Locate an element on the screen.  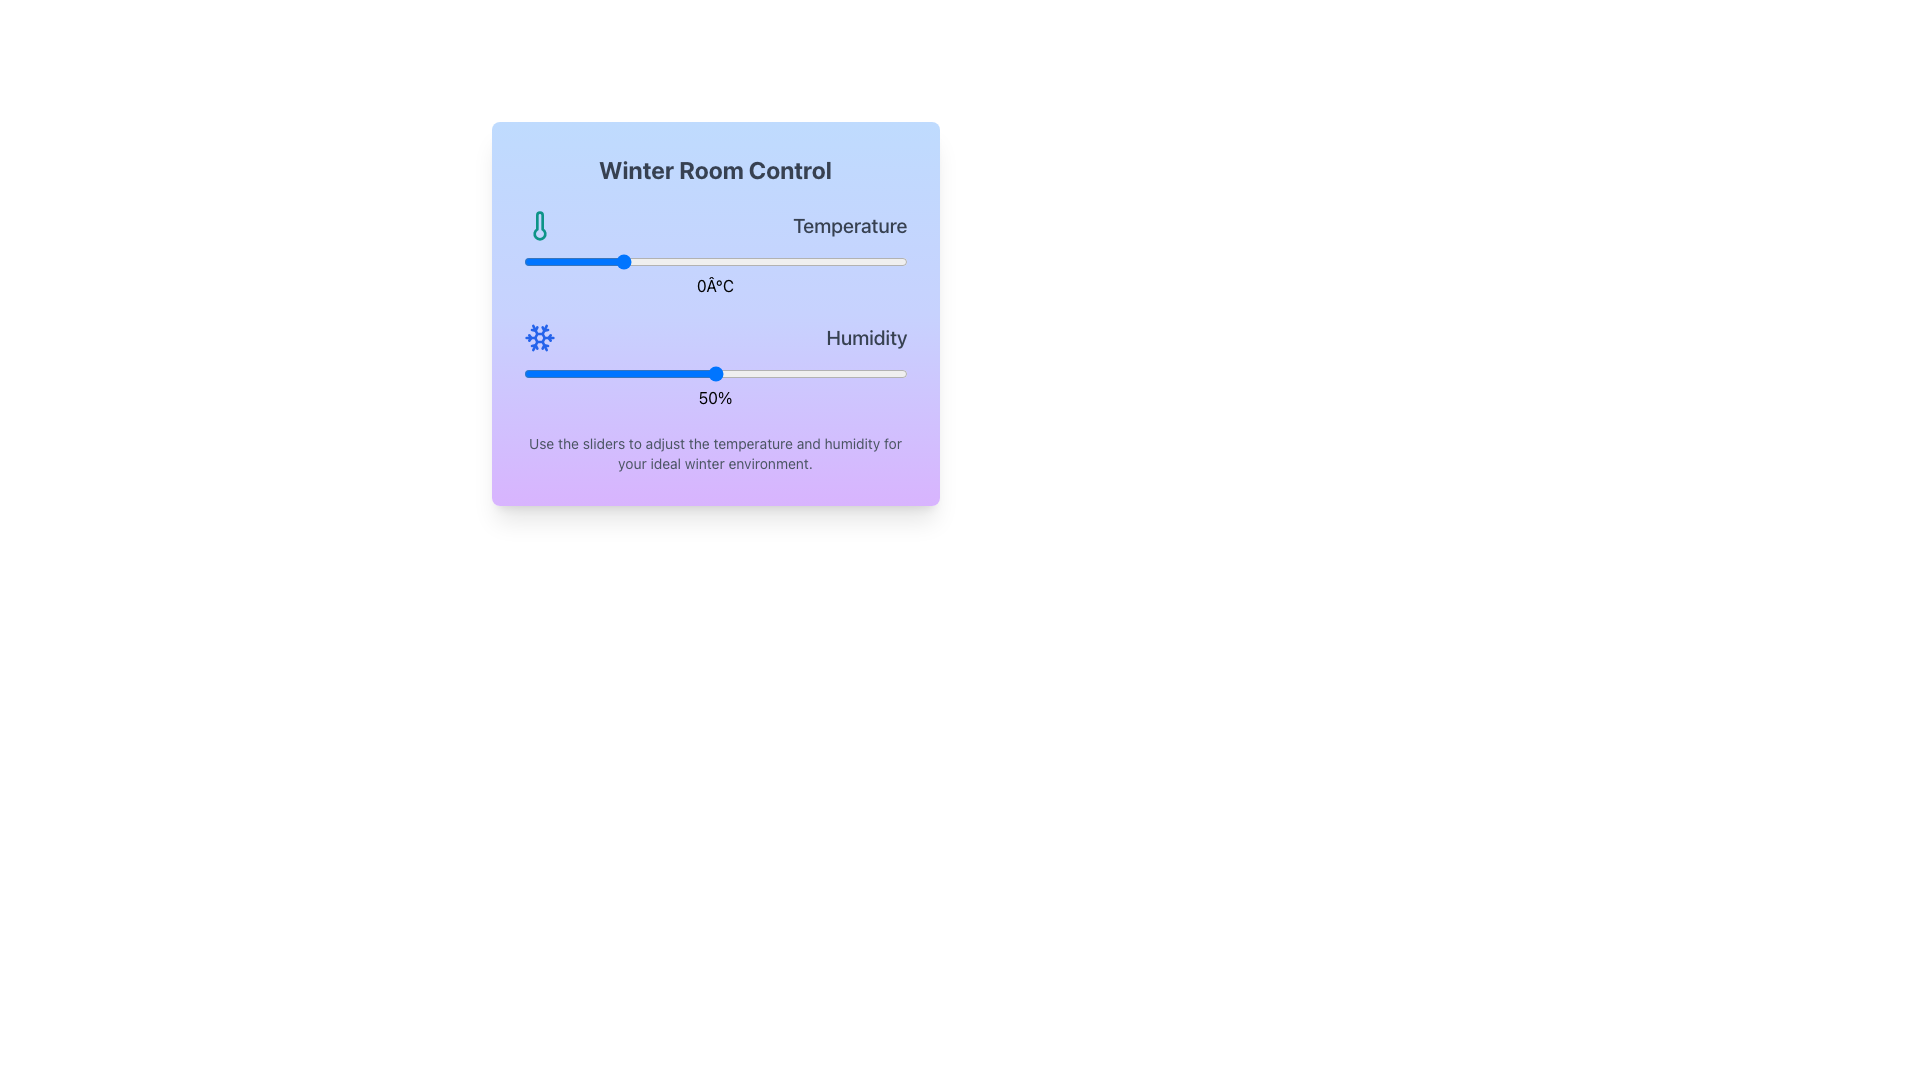
humidity level is located at coordinates (719, 374).